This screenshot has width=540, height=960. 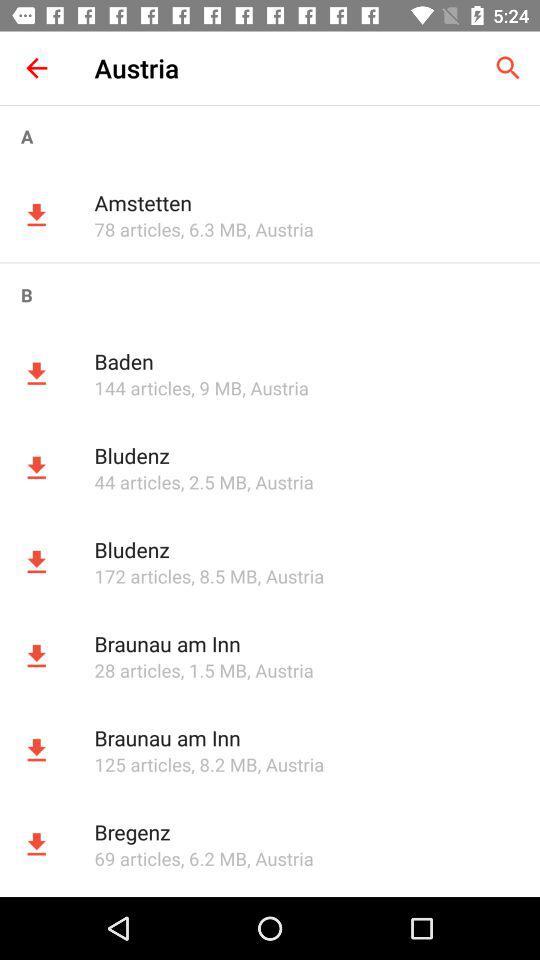 I want to click on app to the left of the , 2.5 mb app, so click(x=136, y=481).